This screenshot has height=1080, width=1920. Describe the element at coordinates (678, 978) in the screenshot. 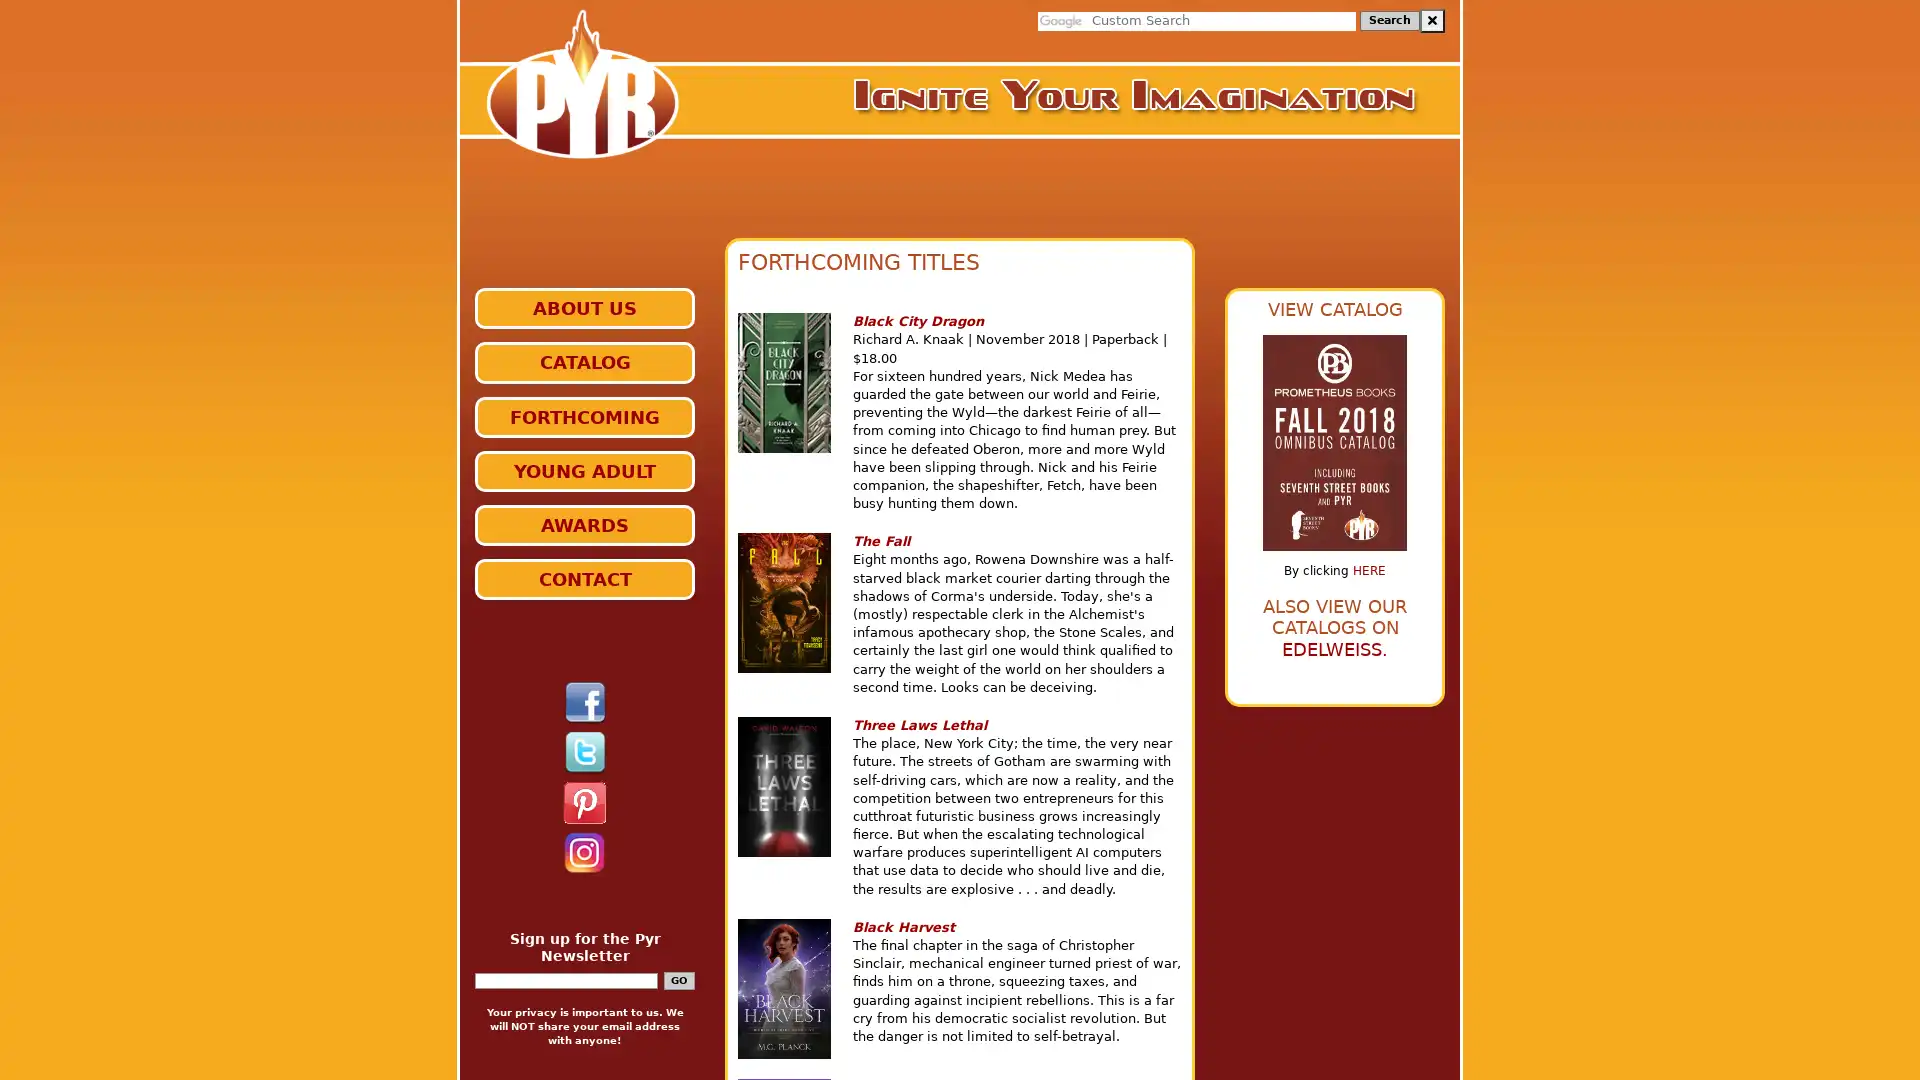

I see `GO` at that location.